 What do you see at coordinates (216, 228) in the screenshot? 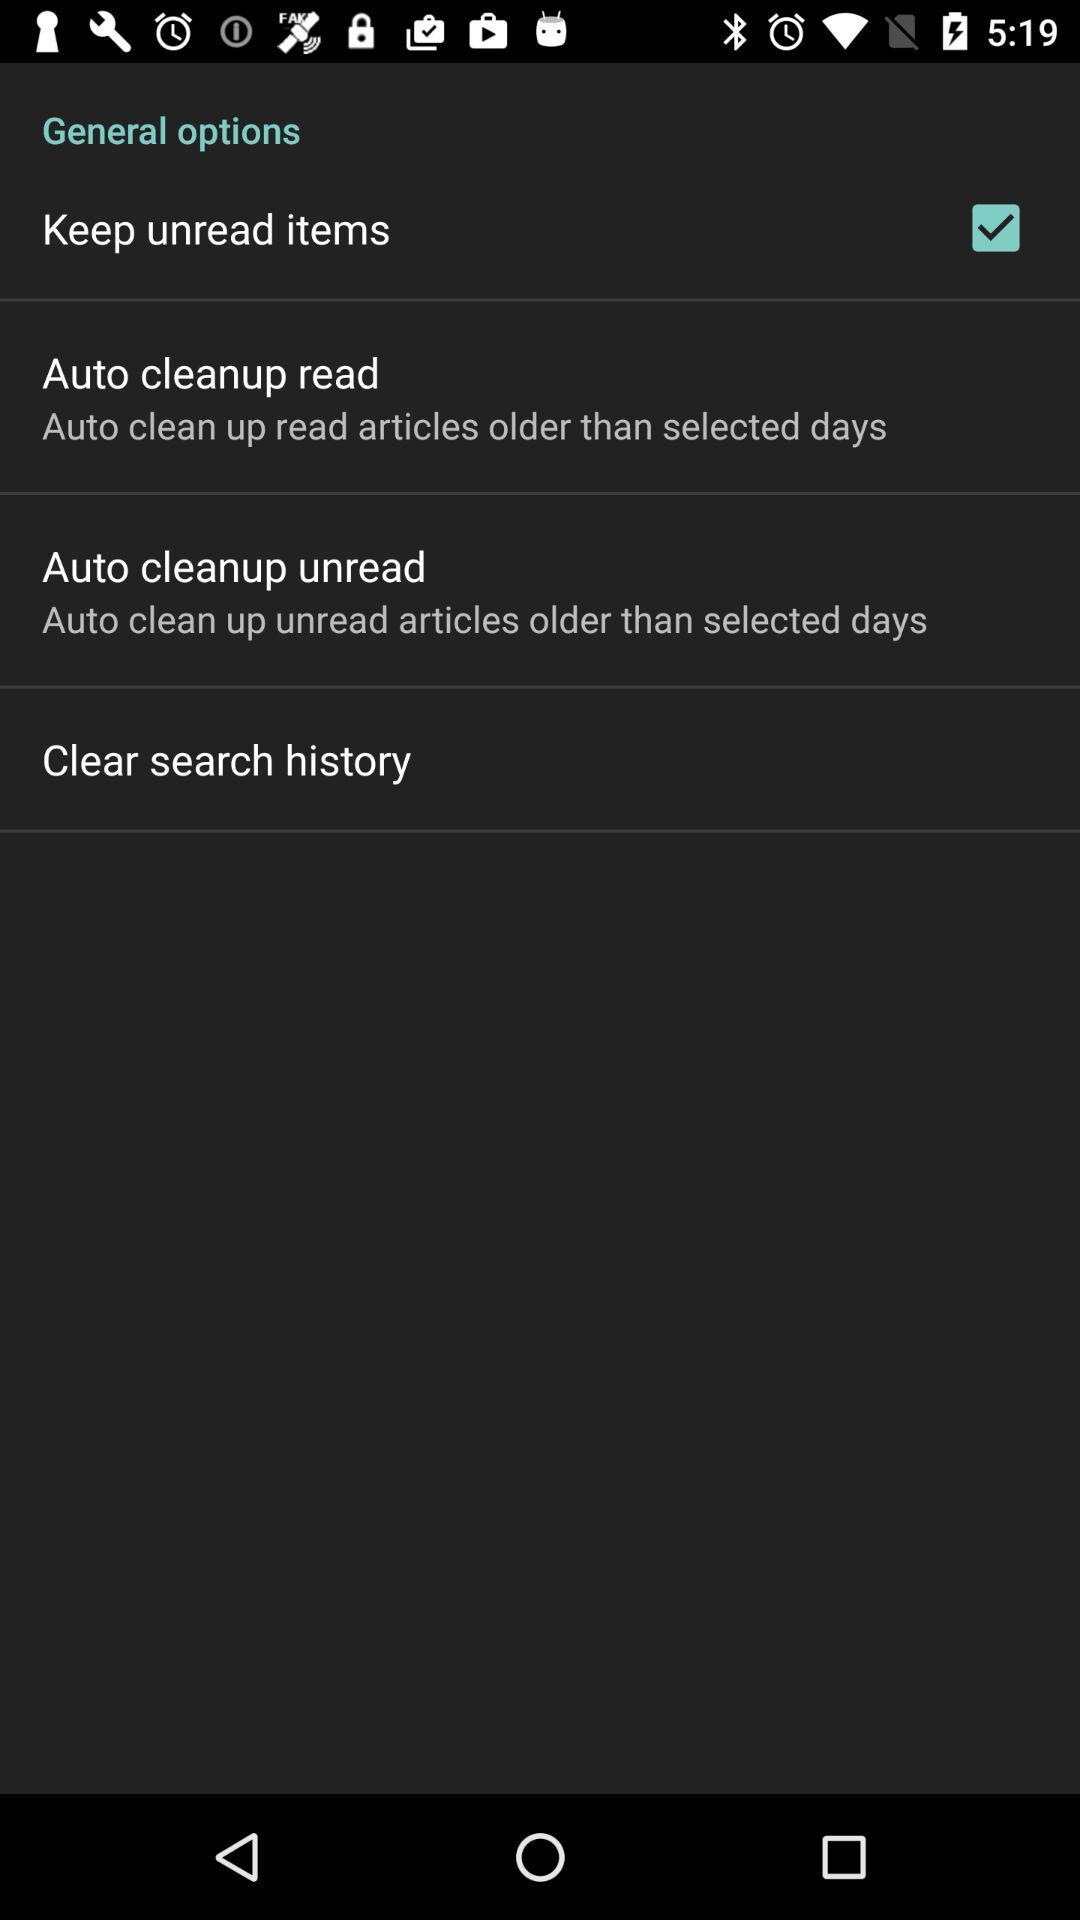
I see `keep unread items` at bounding box center [216, 228].